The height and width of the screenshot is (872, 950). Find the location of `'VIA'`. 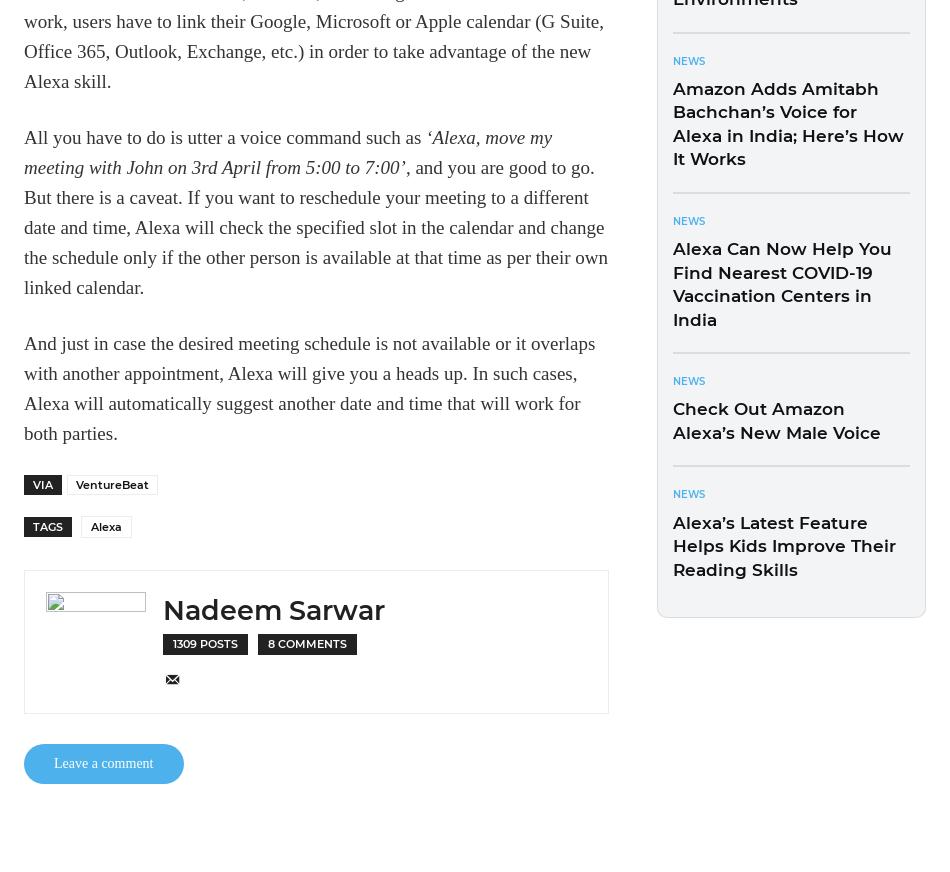

'VIA' is located at coordinates (32, 482).